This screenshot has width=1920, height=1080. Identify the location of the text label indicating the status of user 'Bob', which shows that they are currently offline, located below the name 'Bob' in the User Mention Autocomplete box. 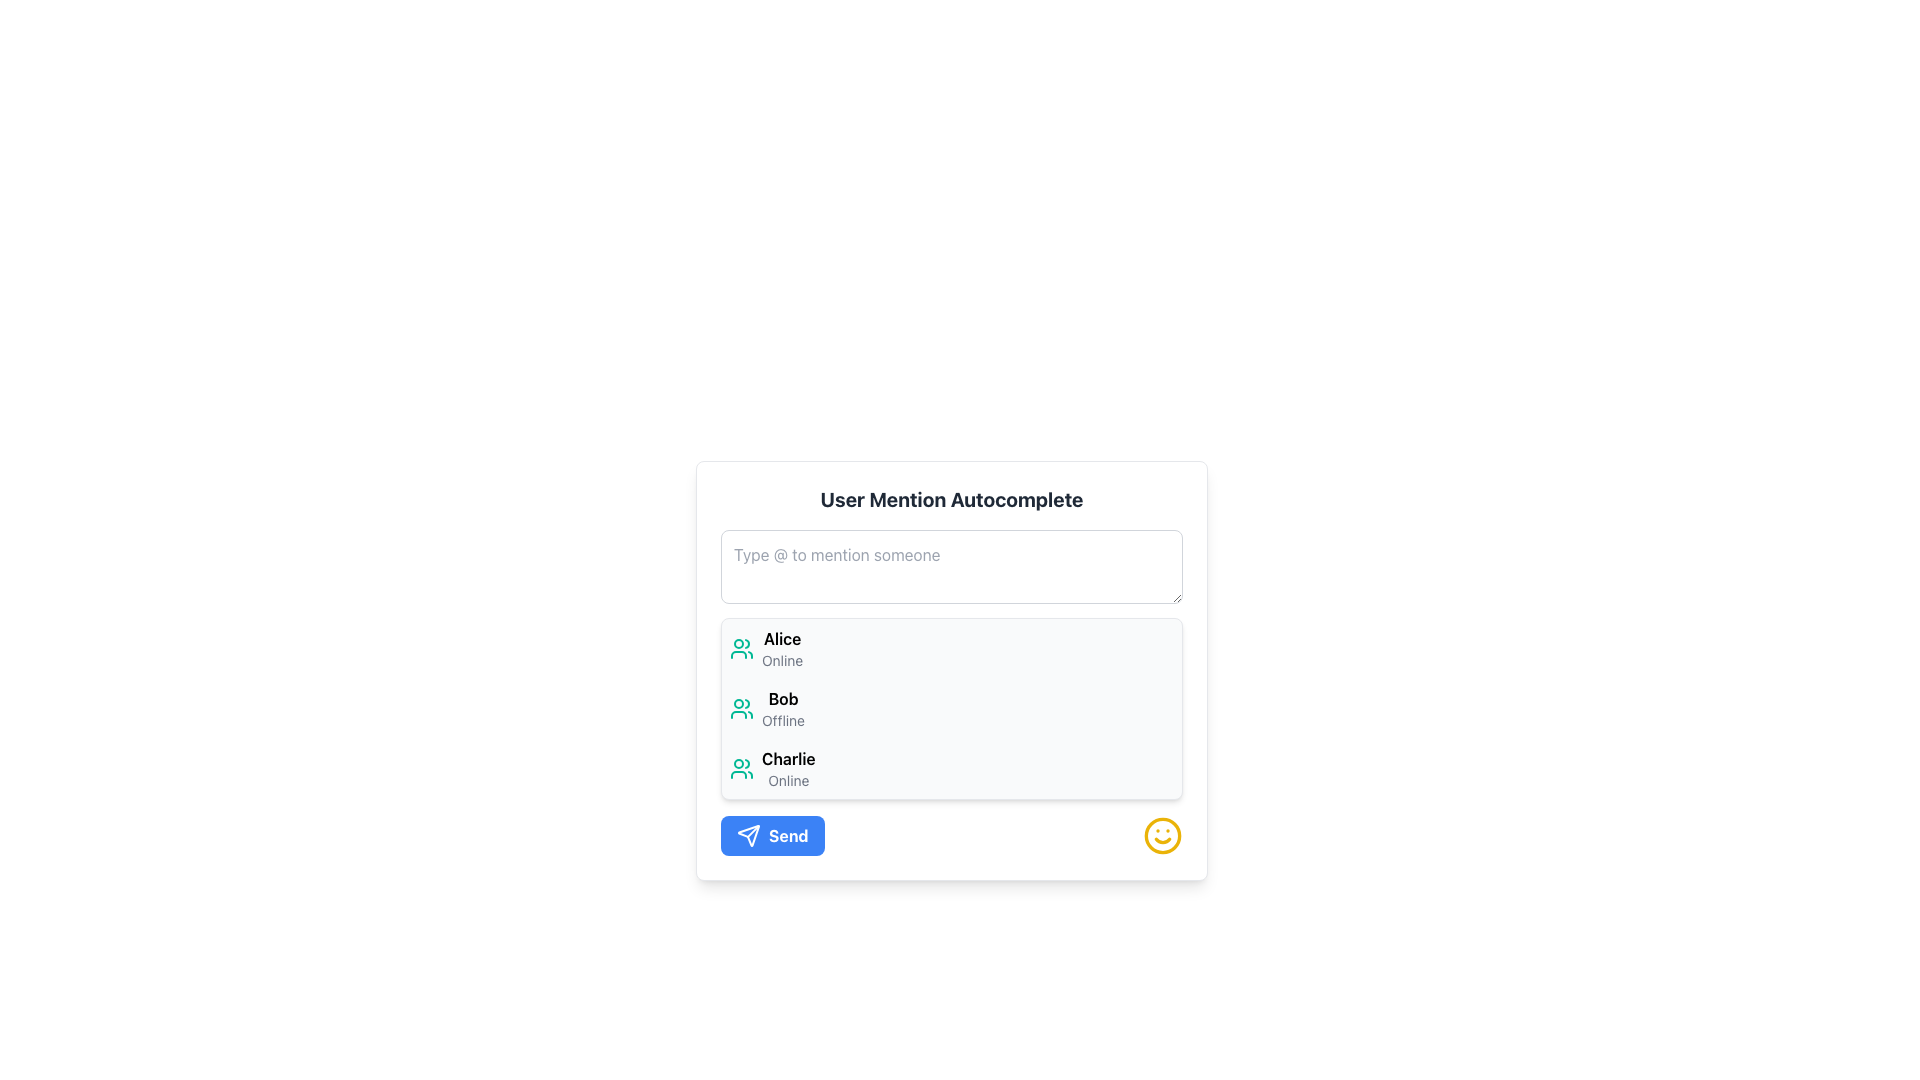
(782, 721).